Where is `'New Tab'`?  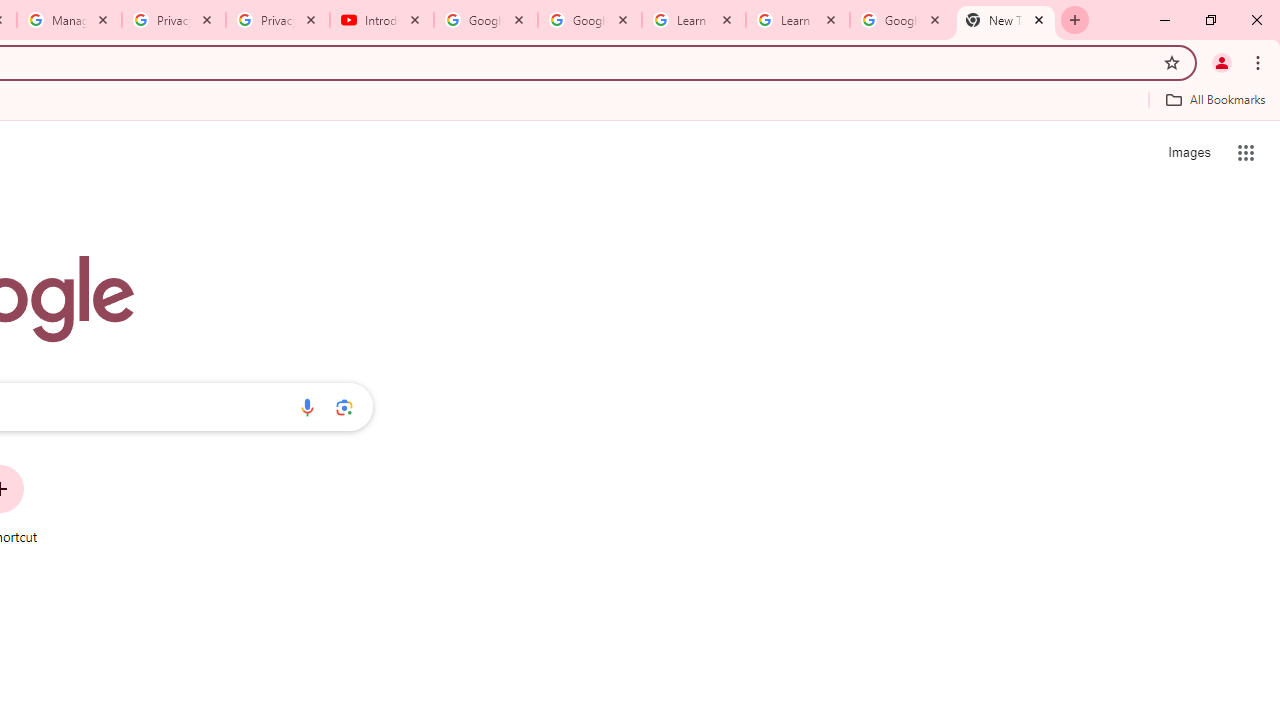
'New Tab' is located at coordinates (1006, 20).